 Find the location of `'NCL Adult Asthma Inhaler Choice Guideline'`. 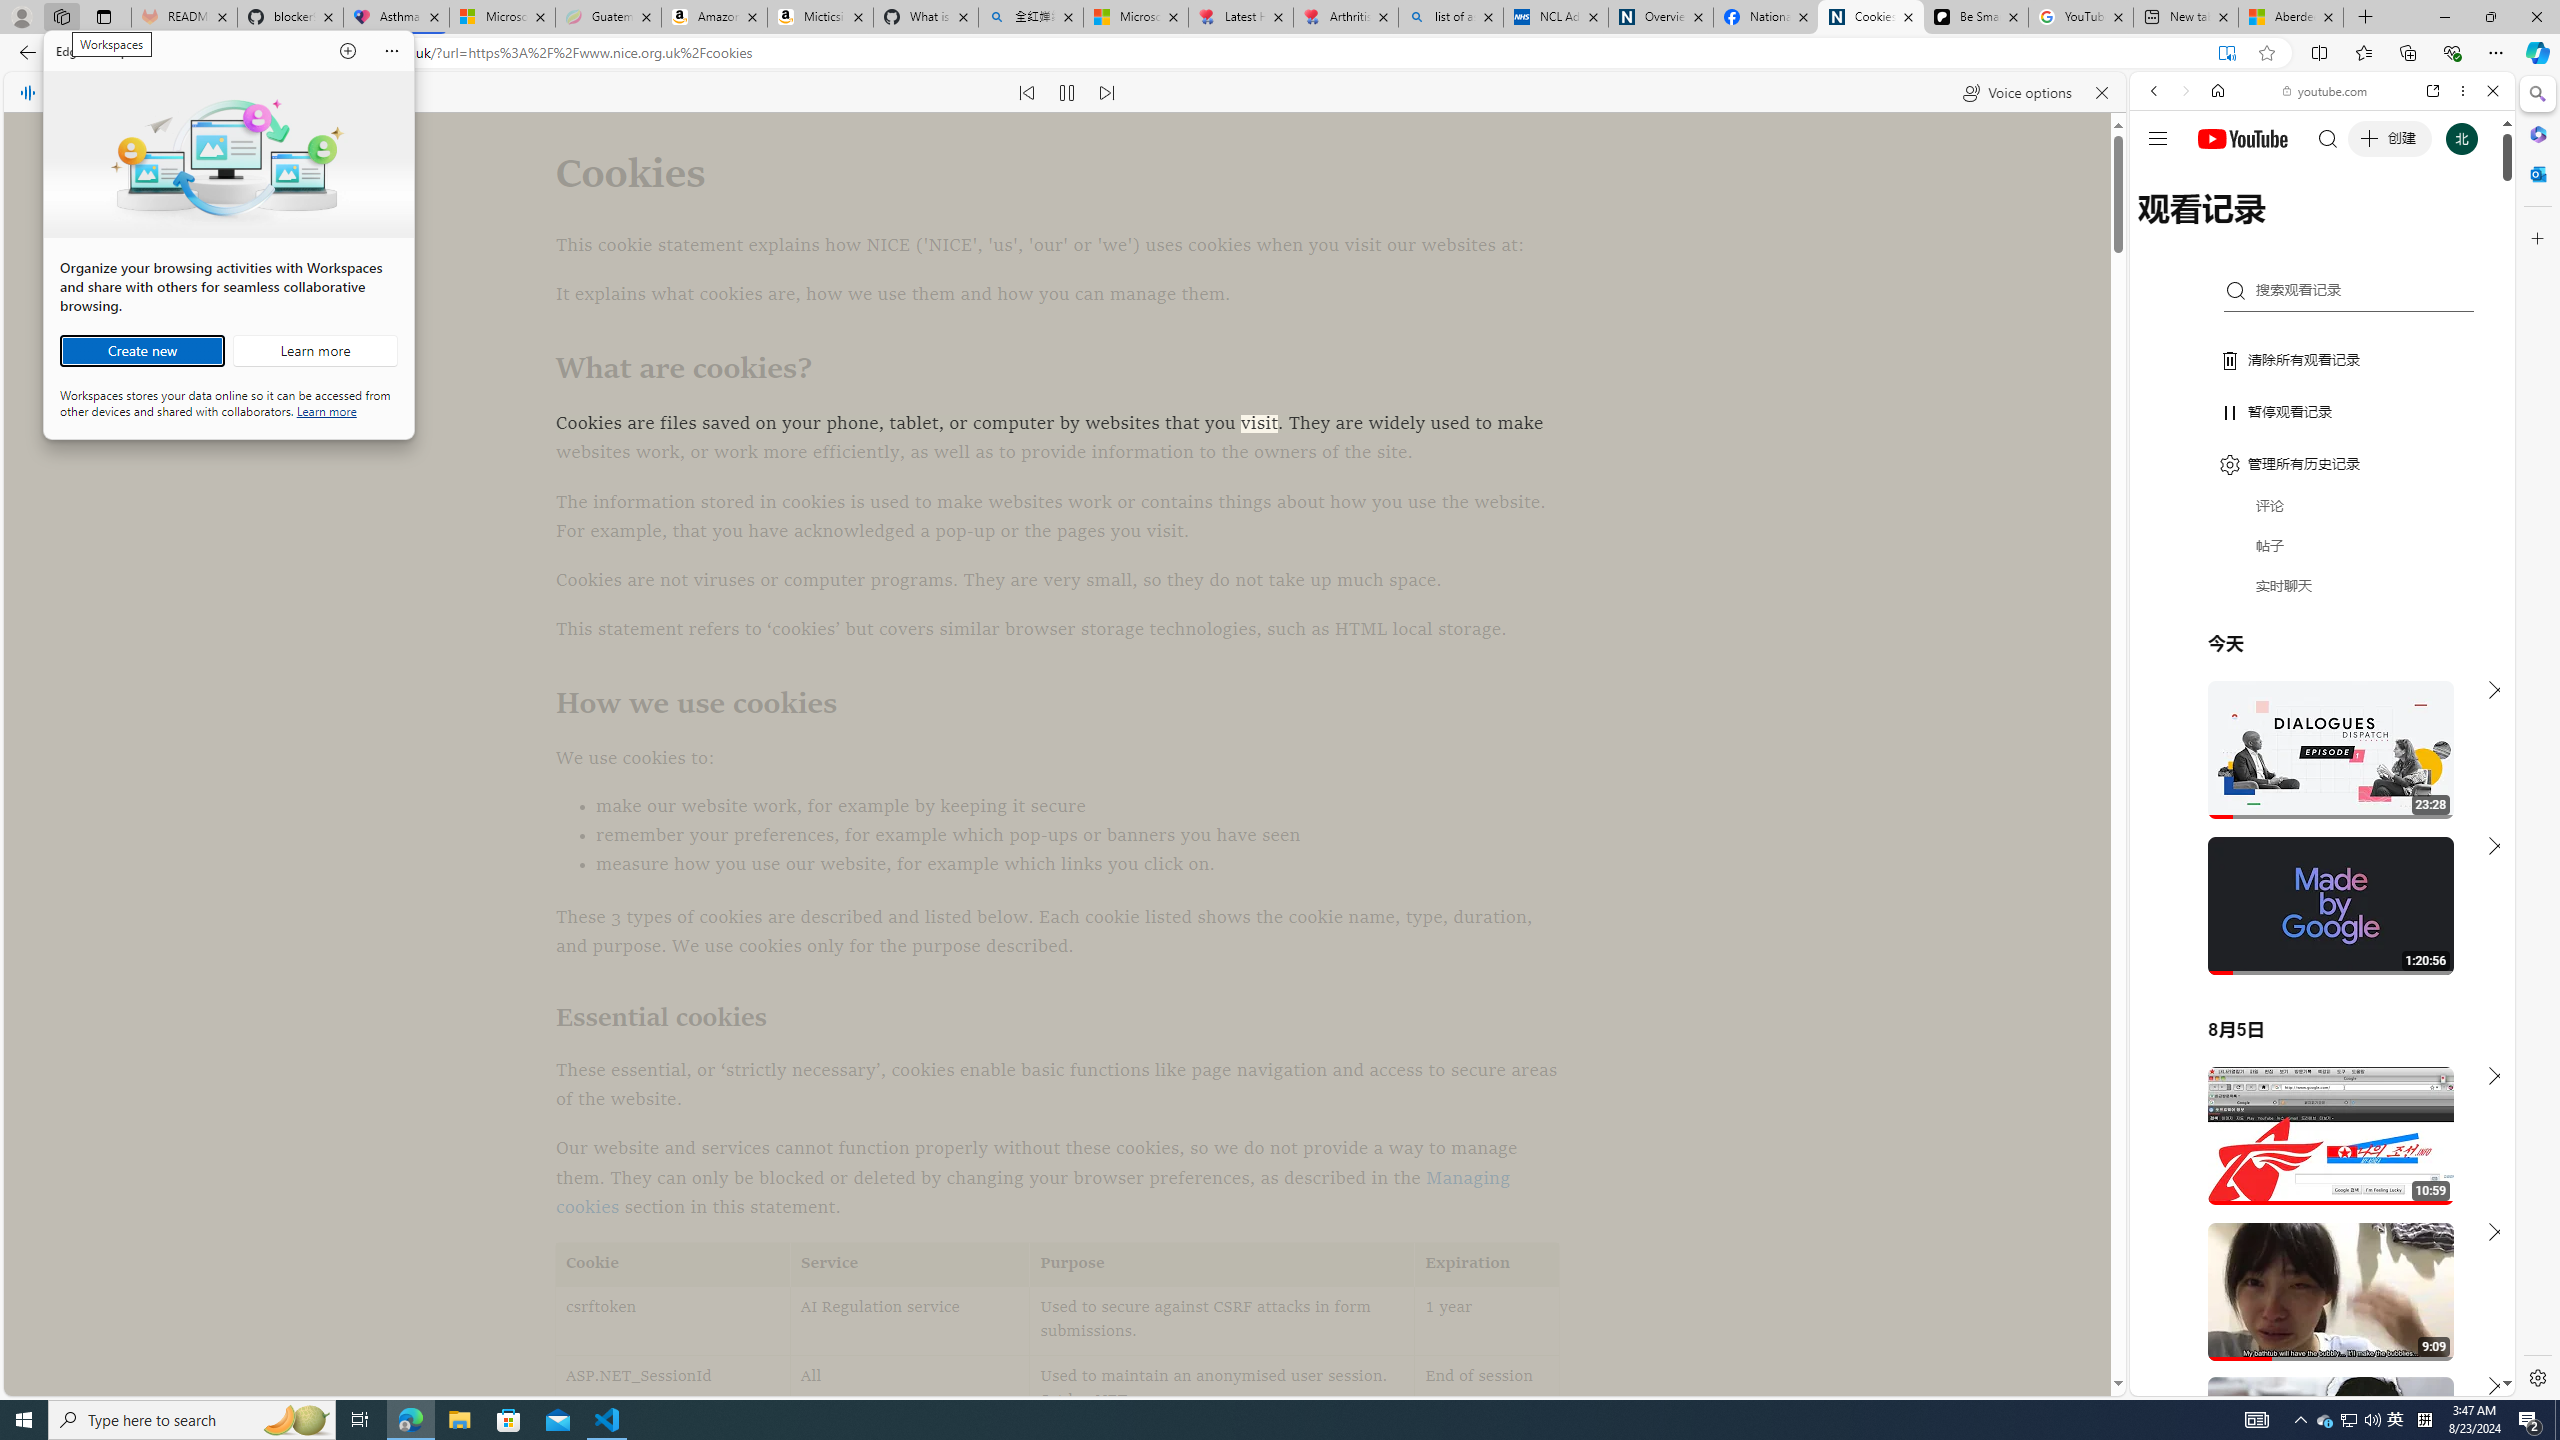

'NCL Adult Asthma Inhaler Choice Guideline' is located at coordinates (1556, 16).